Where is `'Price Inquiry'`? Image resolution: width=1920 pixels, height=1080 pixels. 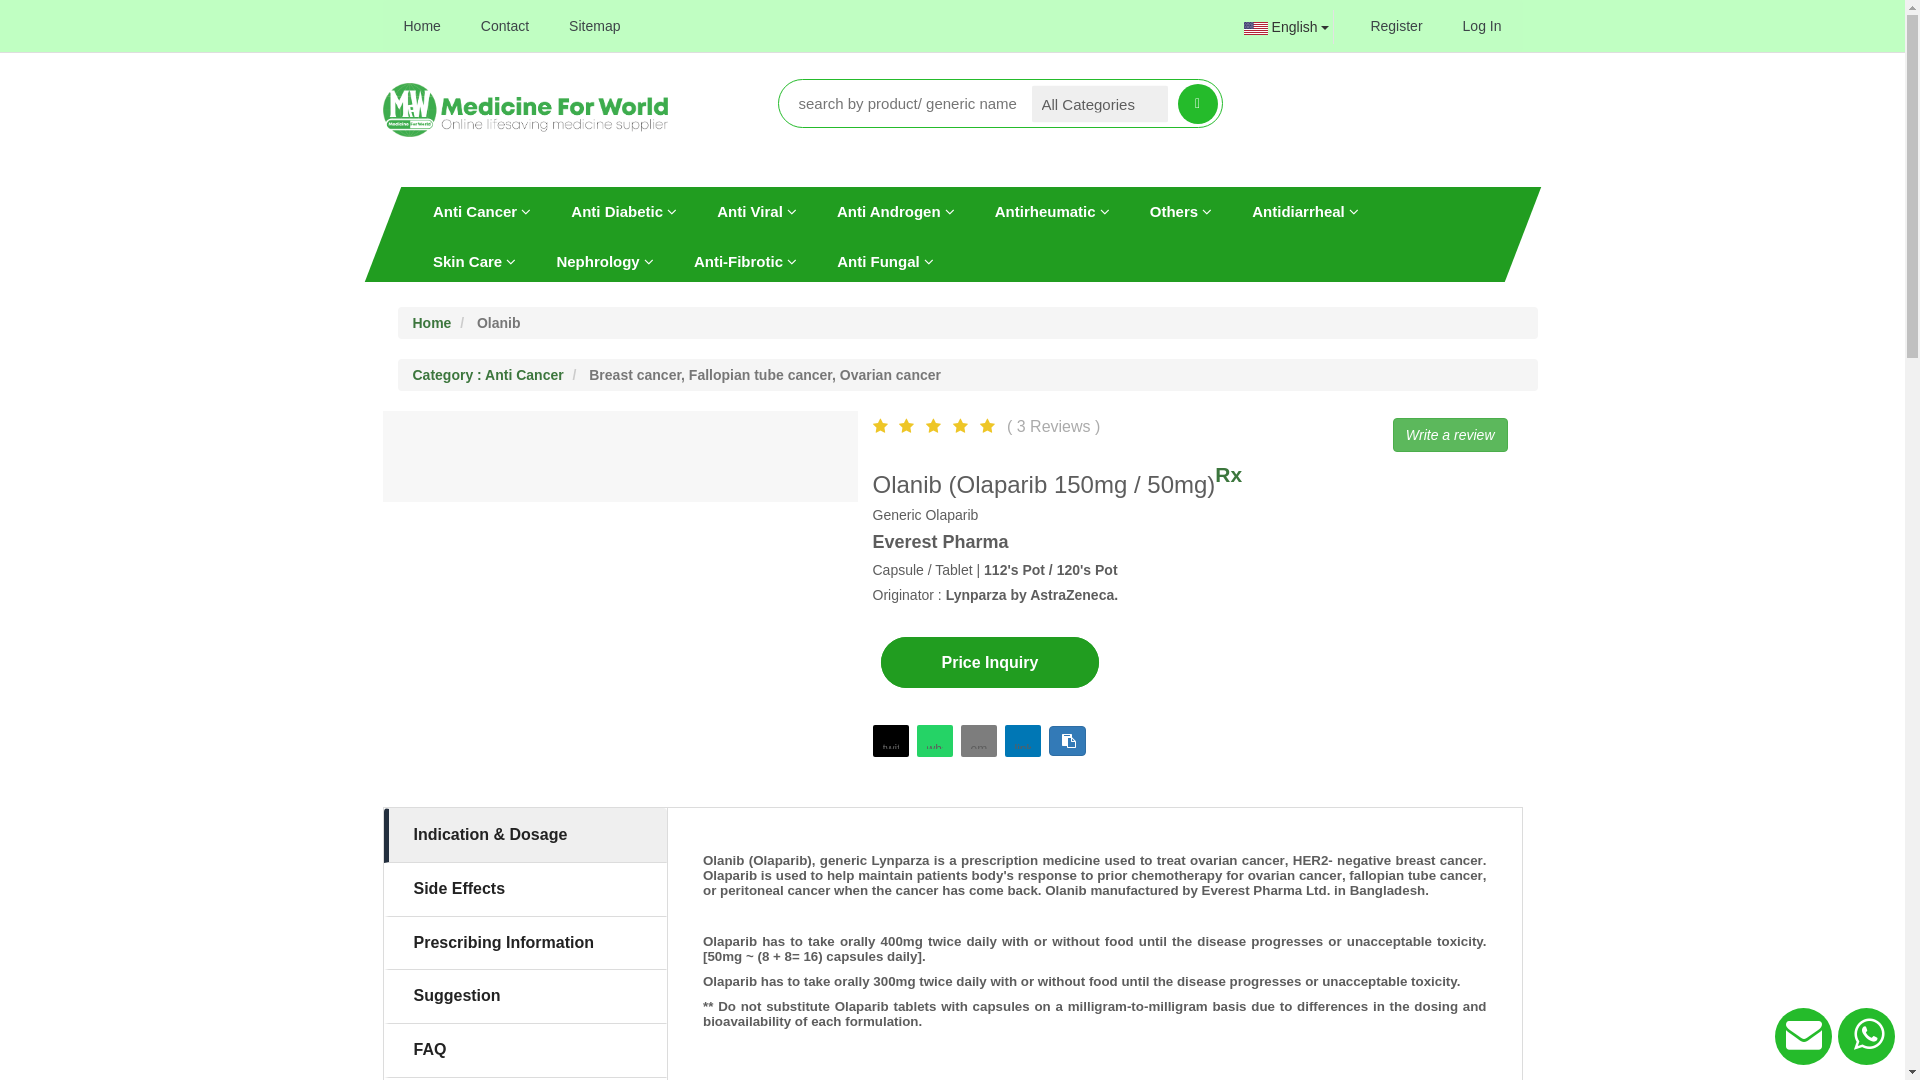
'Price Inquiry' is located at coordinates (879, 662).